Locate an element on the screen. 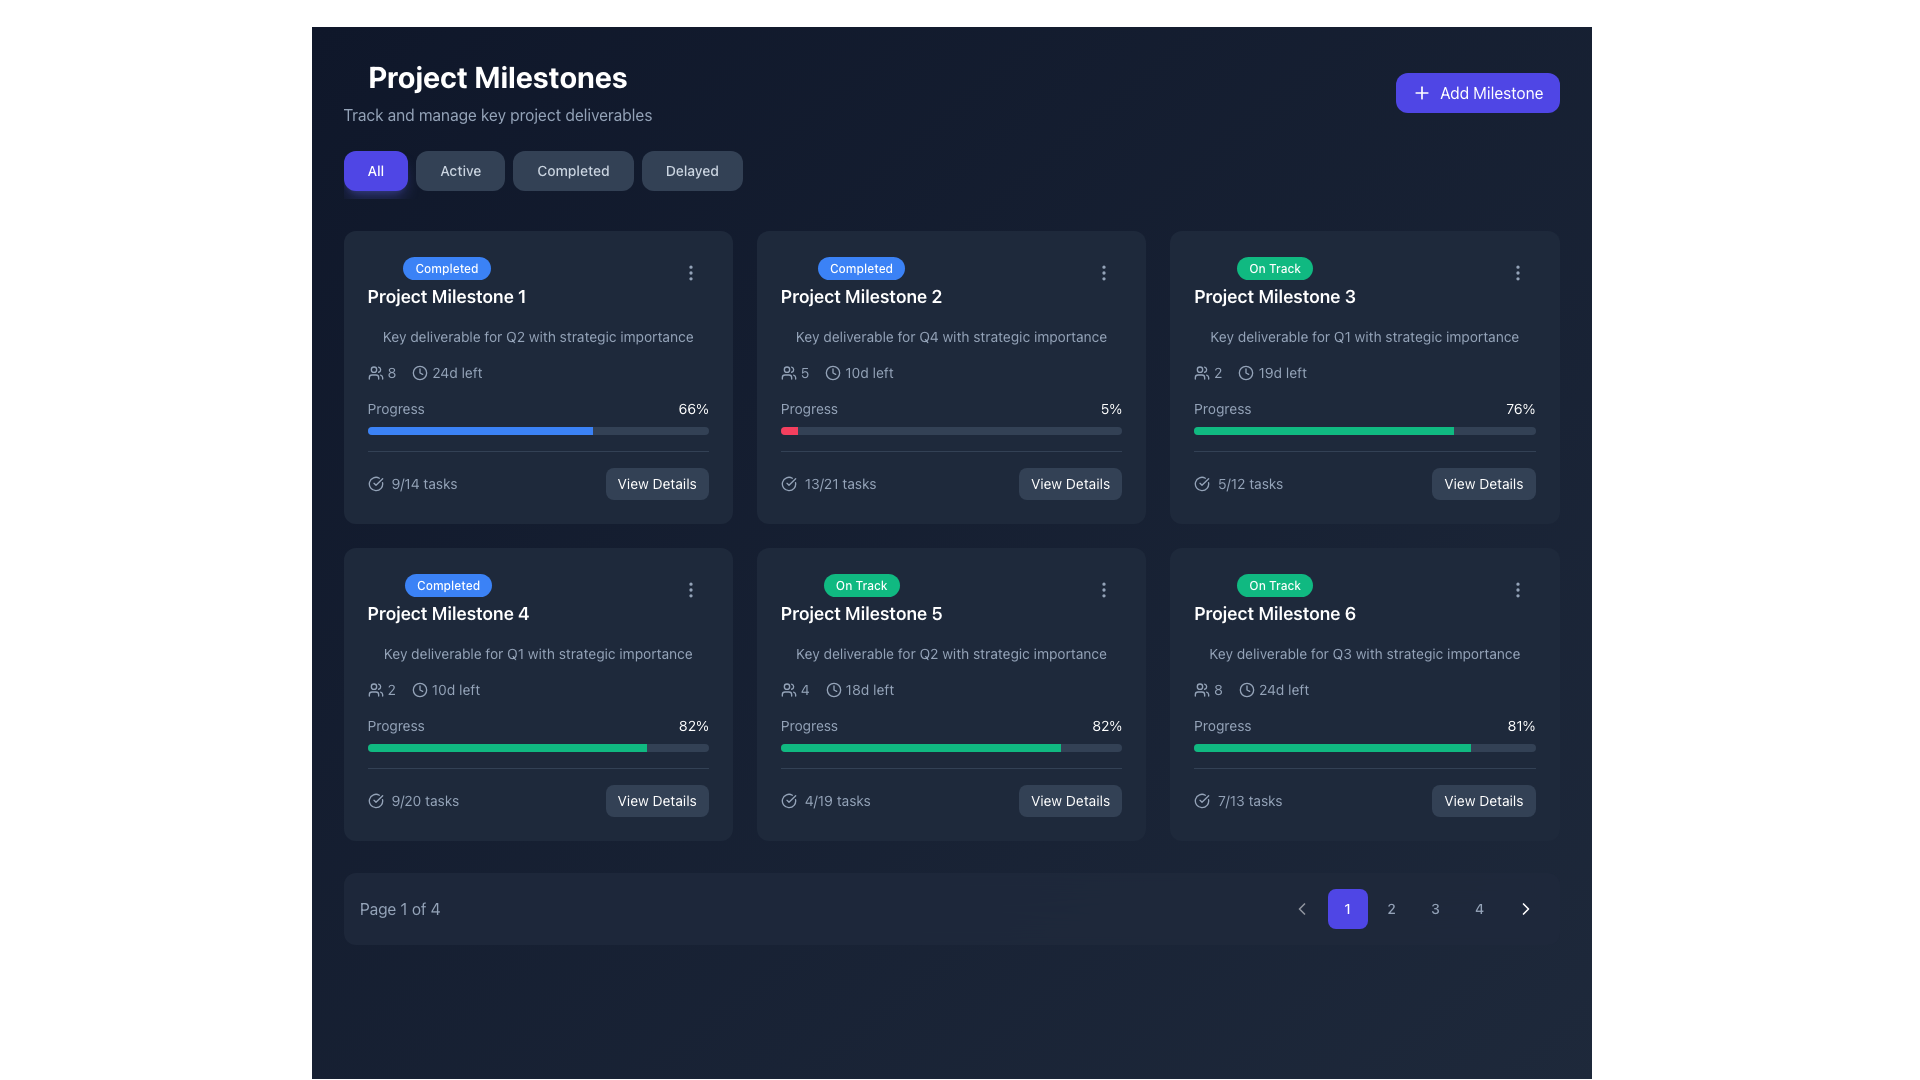 Image resolution: width=1920 pixels, height=1080 pixels. the blue badge labeled 'Completed' is located at coordinates (861, 282).